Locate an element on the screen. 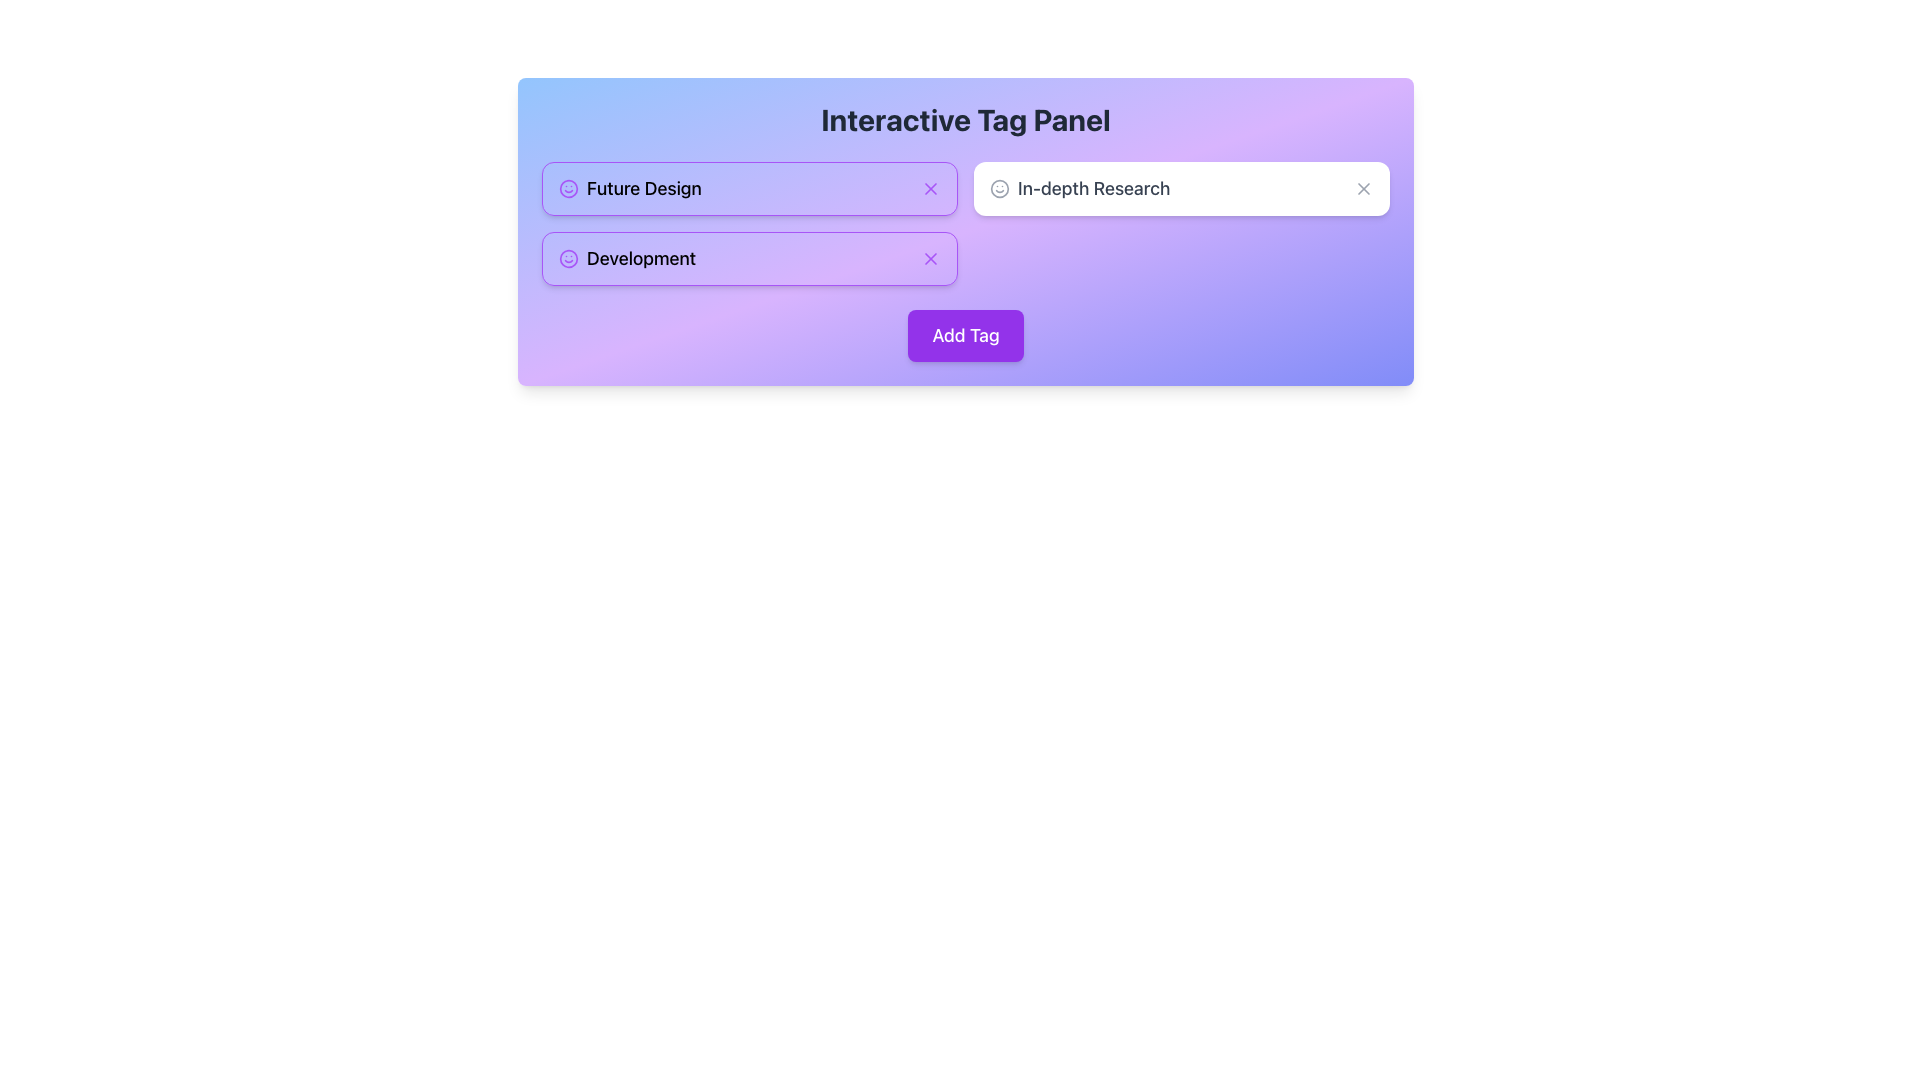 This screenshot has height=1080, width=1920. the circular outline of the 'Development' tag icon, which is styled in purple and has a consistent stroke thickness is located at coordinates (568, 257).